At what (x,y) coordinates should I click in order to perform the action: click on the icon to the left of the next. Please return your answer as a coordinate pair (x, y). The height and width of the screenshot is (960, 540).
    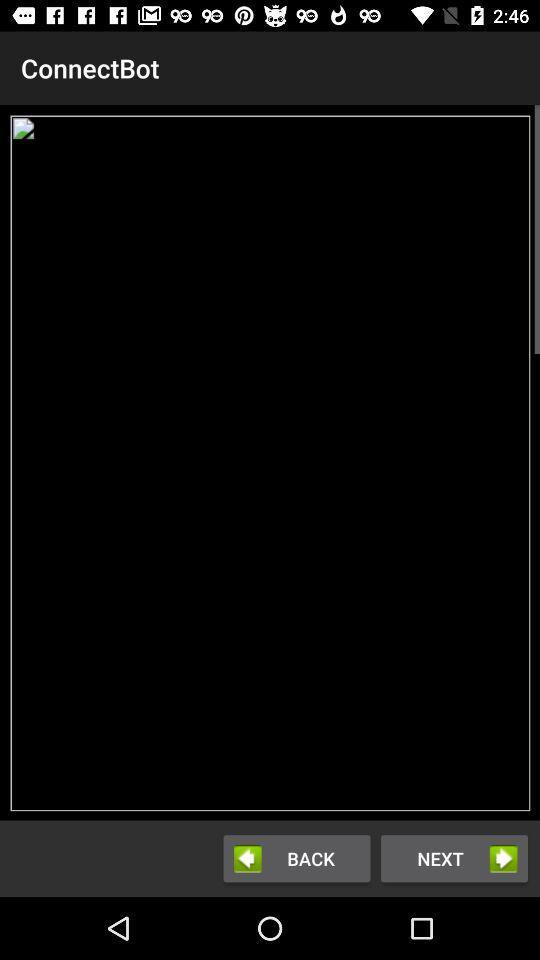
    Looking at the image, I should click on (296, 857).